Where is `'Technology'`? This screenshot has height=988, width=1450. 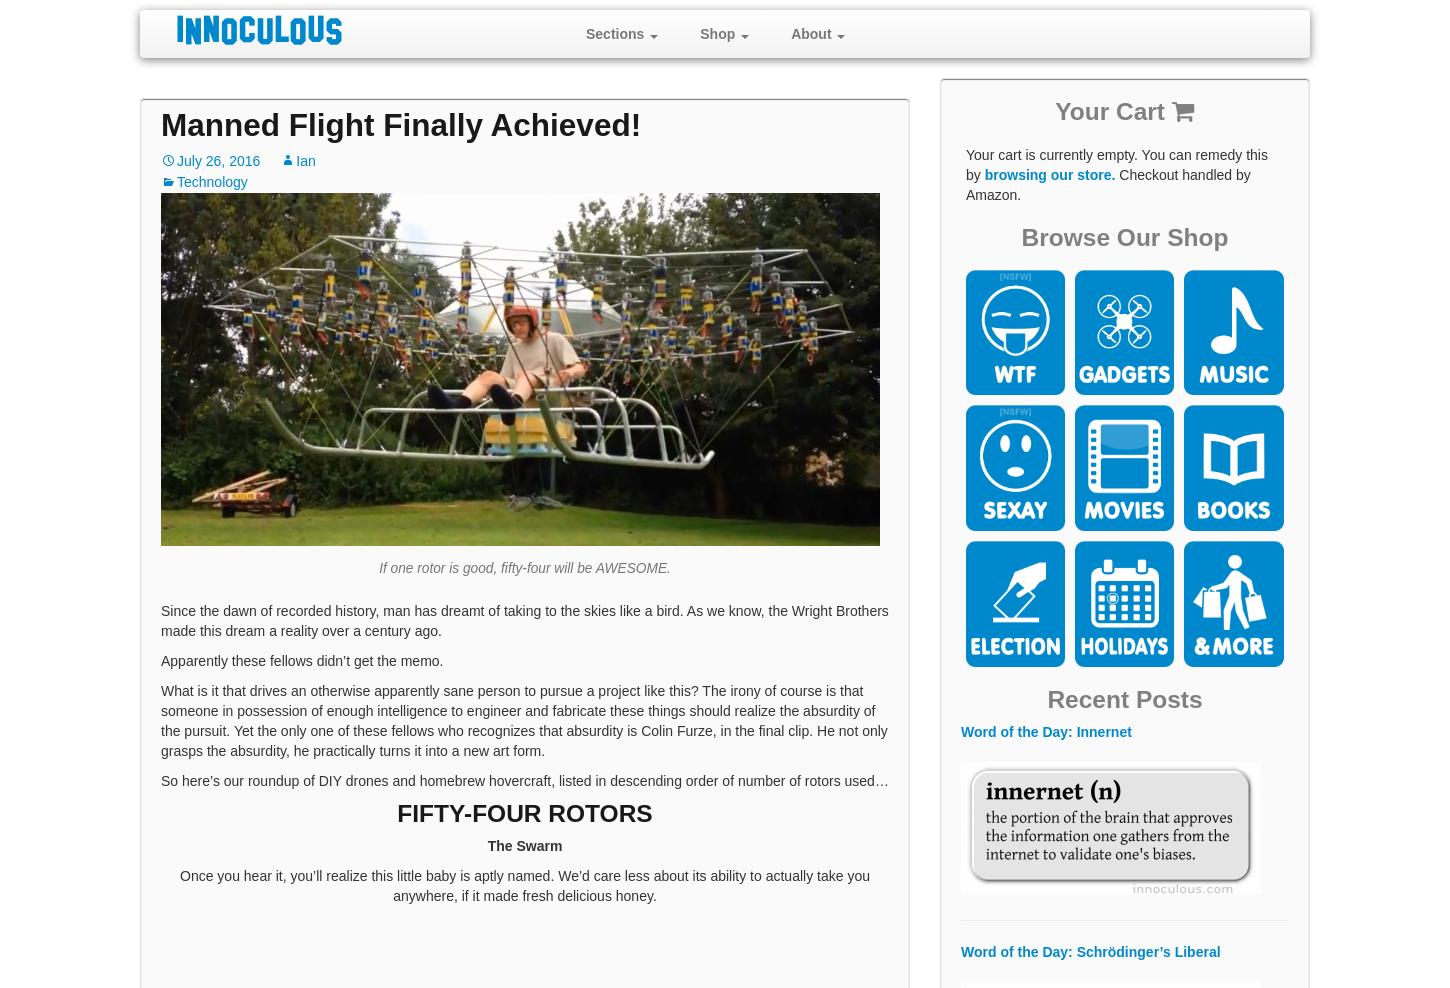
'Technology' is located at coordinates (210, 180).